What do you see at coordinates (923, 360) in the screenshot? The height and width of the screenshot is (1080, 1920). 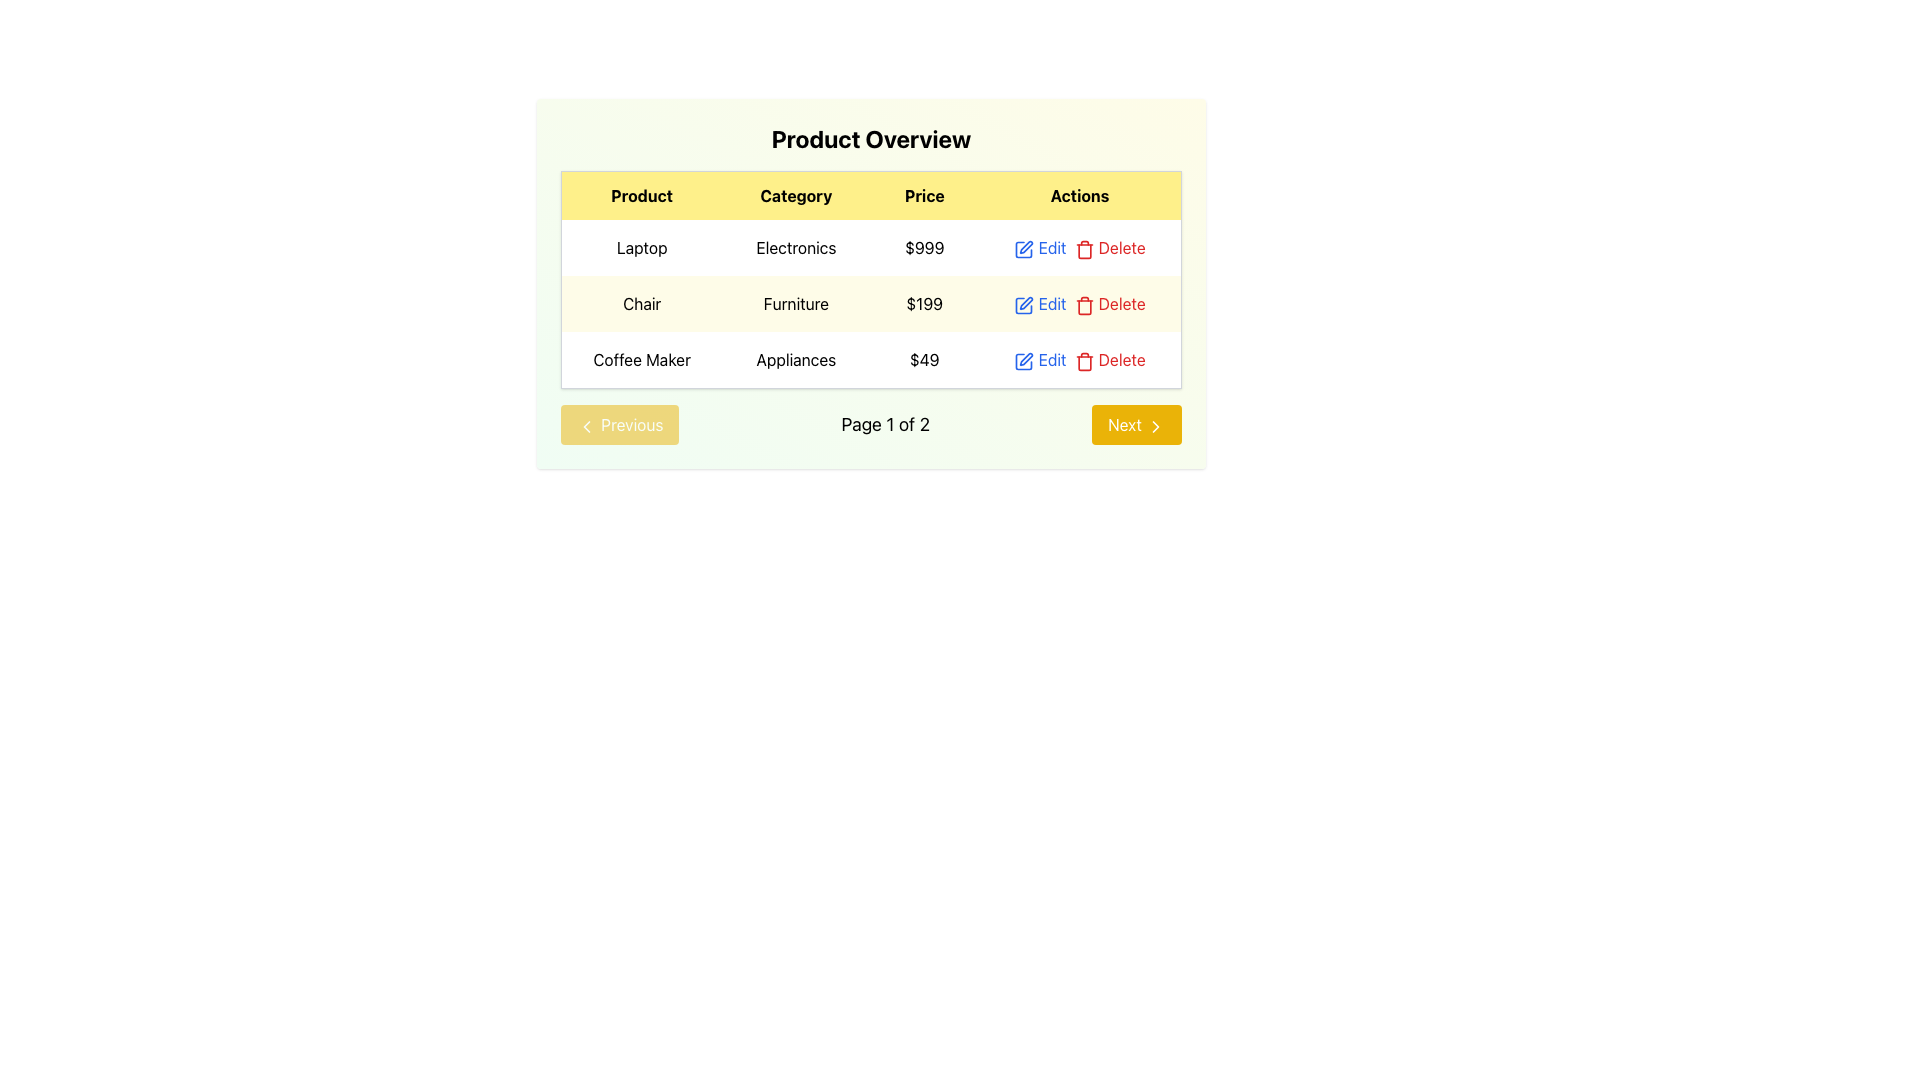 I see `the static text field displaying the price of the 'Coffee Maker' product, located in the third row under the 'Price' column` at bounding box center [923, 360].